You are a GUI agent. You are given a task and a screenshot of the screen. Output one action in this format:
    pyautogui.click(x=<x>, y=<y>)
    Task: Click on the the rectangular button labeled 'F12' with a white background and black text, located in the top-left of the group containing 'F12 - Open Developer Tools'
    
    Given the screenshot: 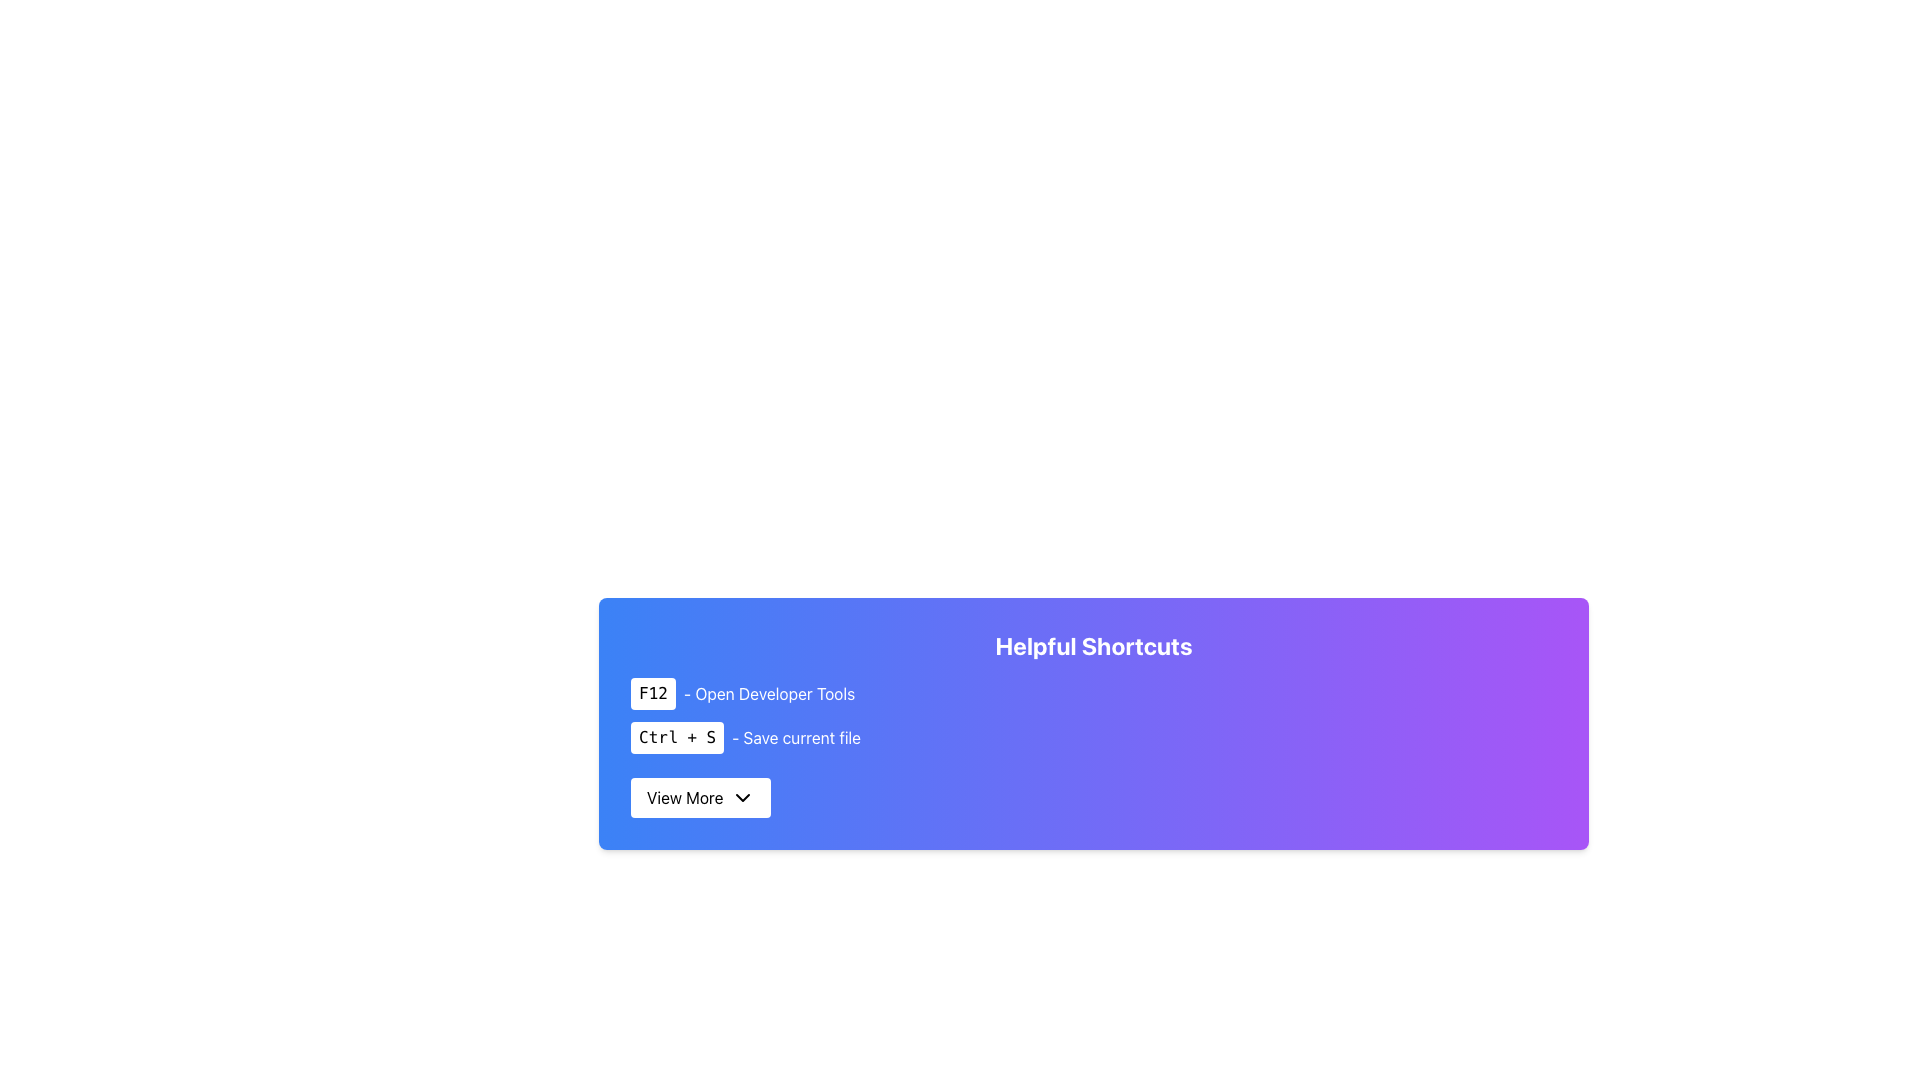 What is the action you would take?
    pyautogui.click(x=653, y=693)
    